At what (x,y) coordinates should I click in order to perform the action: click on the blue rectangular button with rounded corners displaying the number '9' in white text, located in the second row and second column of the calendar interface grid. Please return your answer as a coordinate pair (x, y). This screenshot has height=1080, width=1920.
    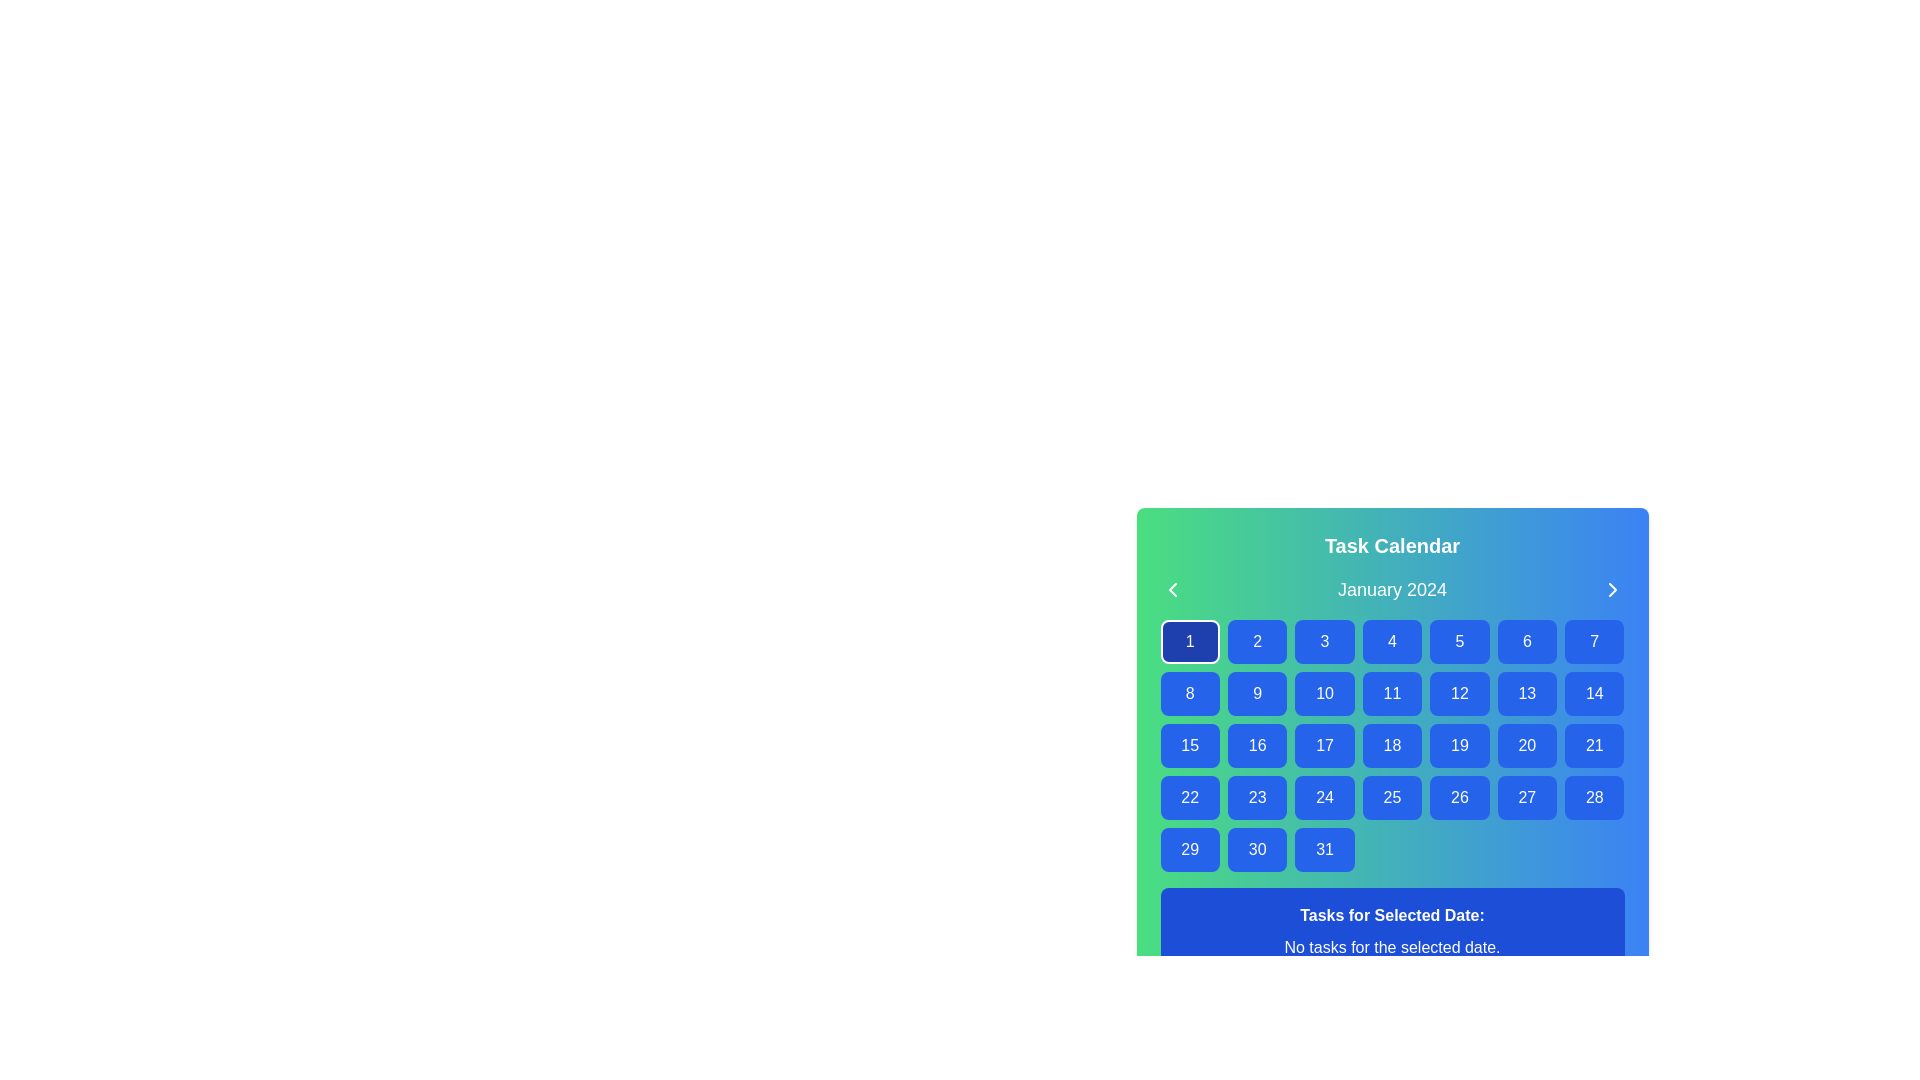
    Looking at the image, I should click on (1256, 693).